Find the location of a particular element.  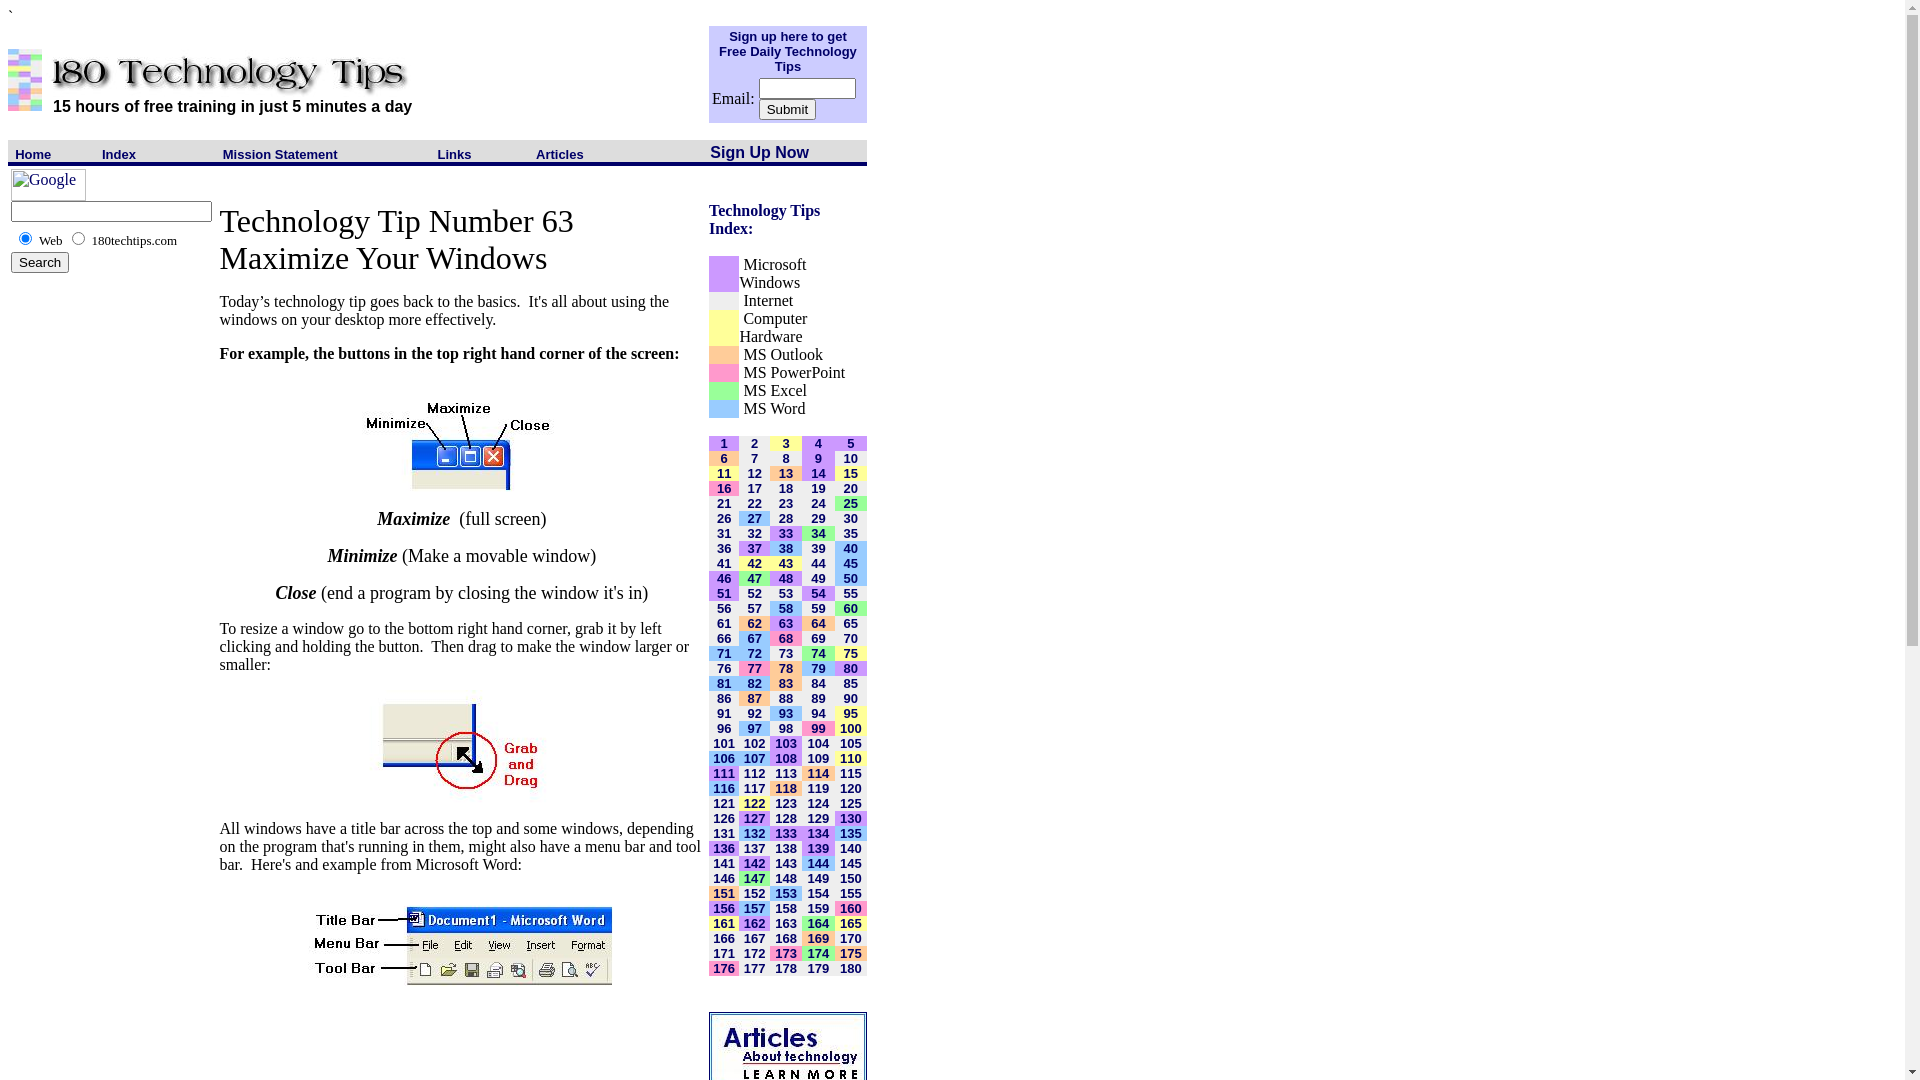

'88' is located at coordinates (785, 697).